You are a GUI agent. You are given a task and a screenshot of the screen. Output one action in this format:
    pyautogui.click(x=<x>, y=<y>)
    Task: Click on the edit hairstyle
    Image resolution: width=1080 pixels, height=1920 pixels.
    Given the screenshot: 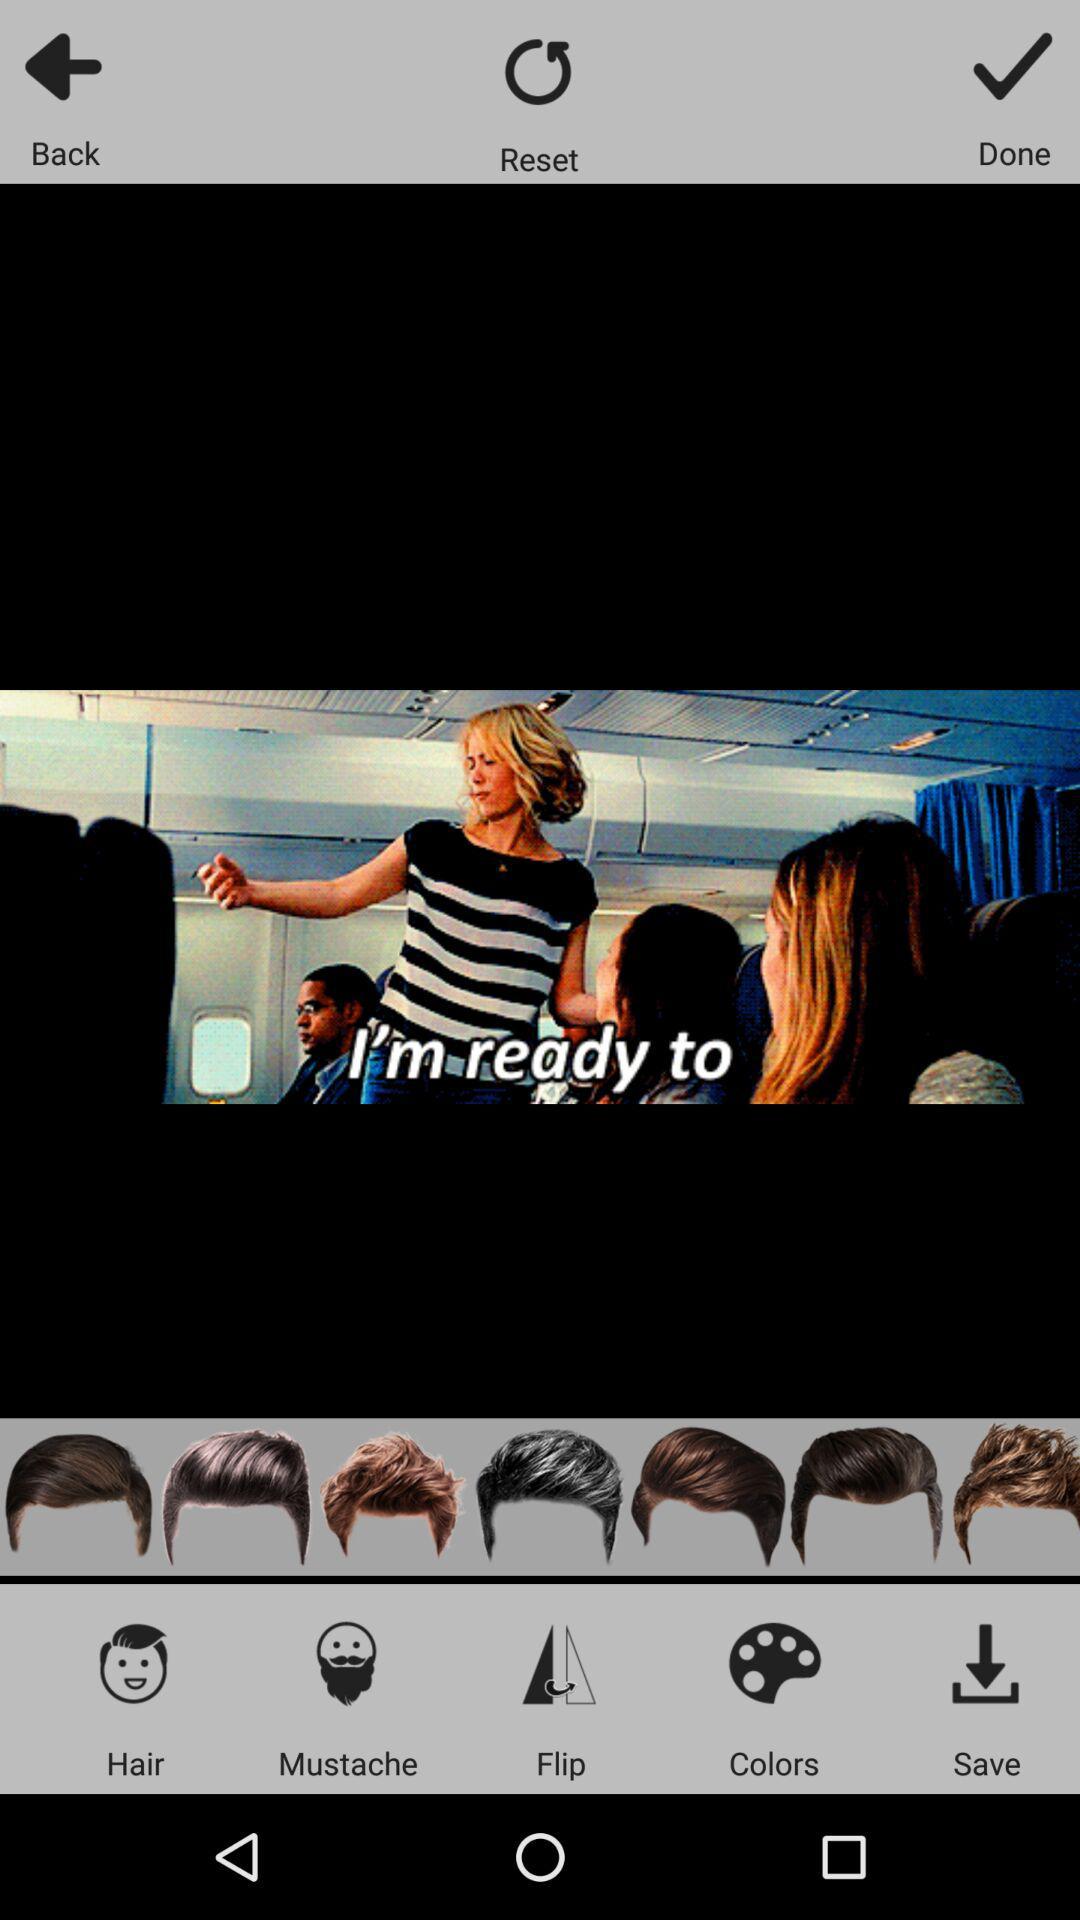 What is the action you would take?
    pyautogui.click(x=393, y=1497)
    